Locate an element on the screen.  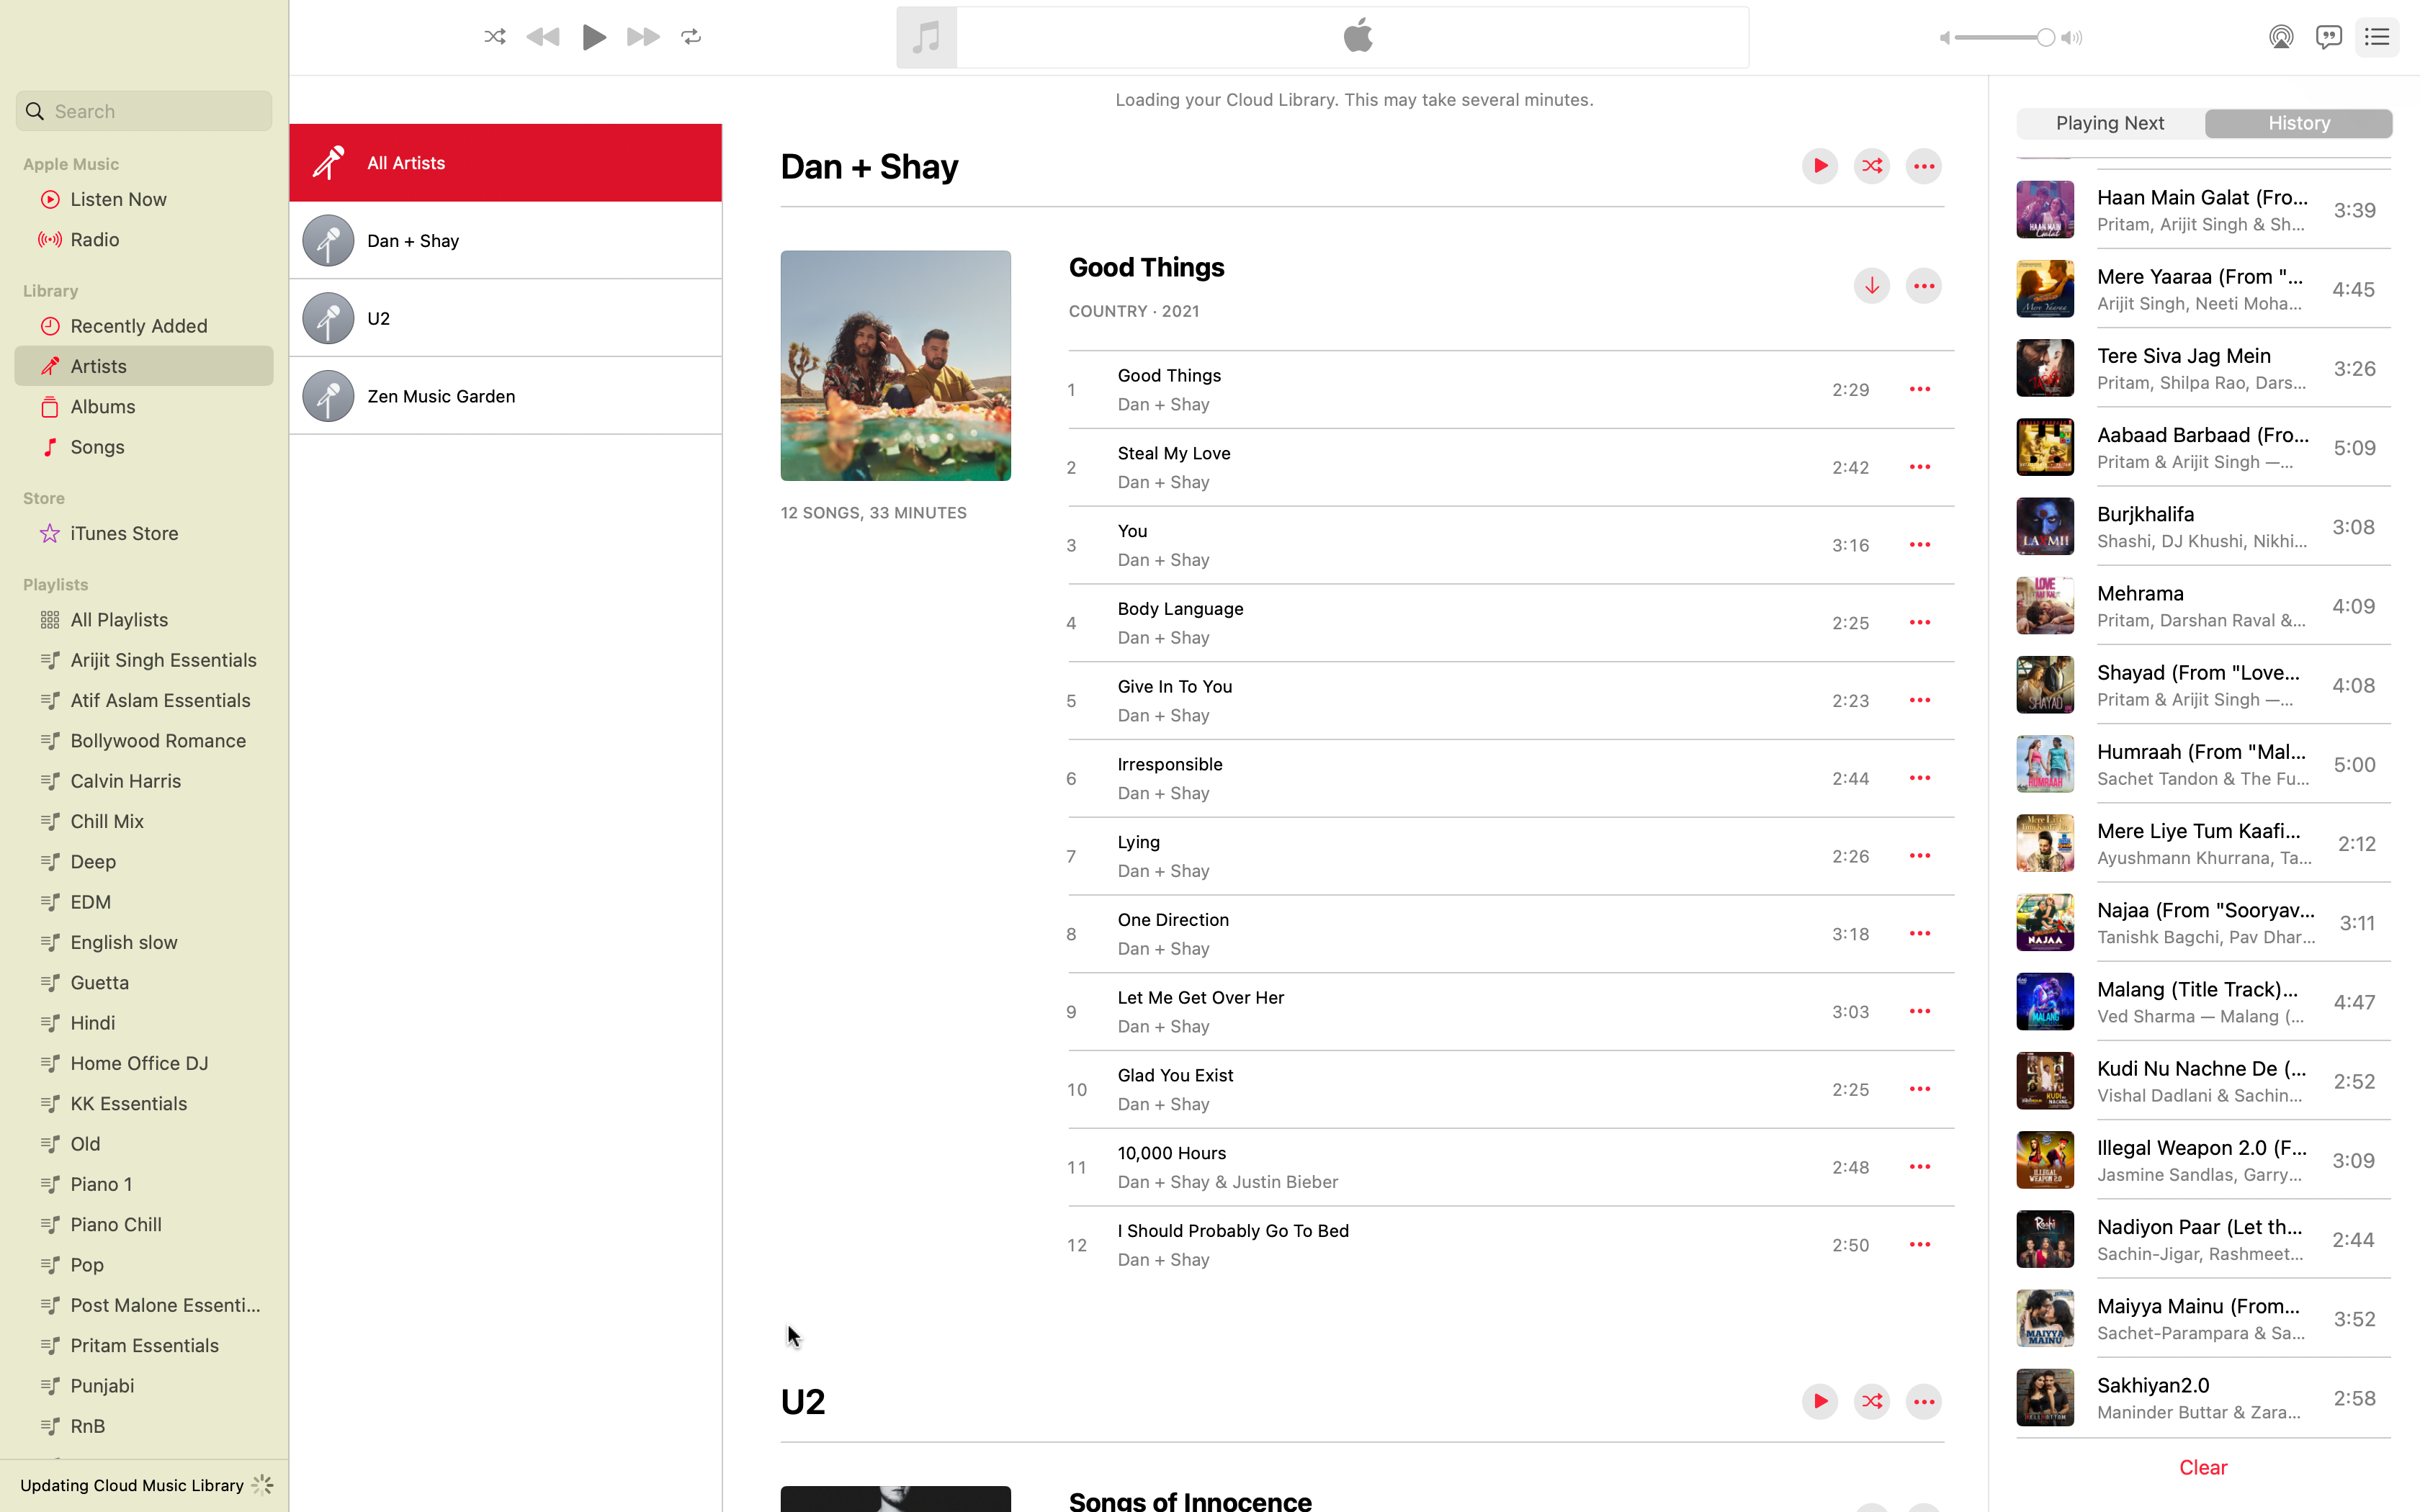
Execute the song named irresponsible is located at coordinates (1465, 777).